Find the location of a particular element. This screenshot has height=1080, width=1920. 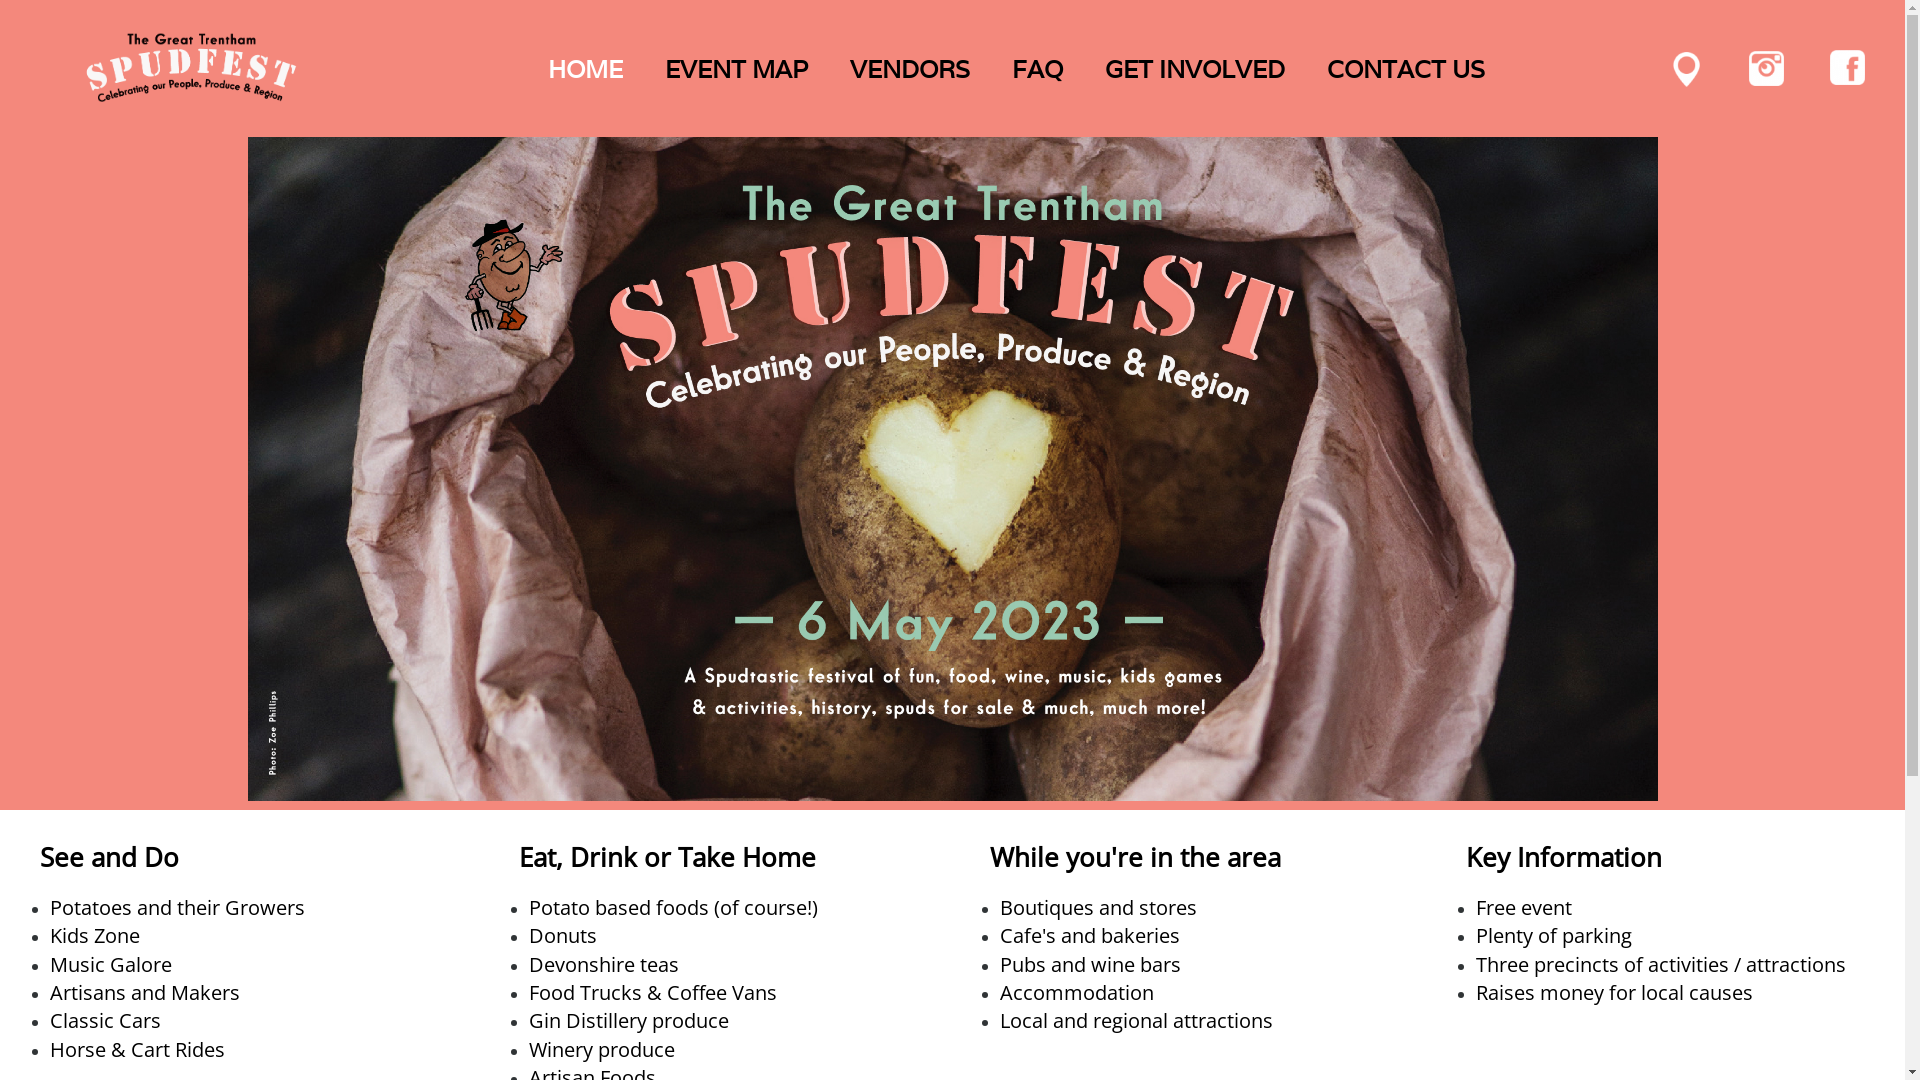

'EVENT MAP' is located at coordinates (737, 68).